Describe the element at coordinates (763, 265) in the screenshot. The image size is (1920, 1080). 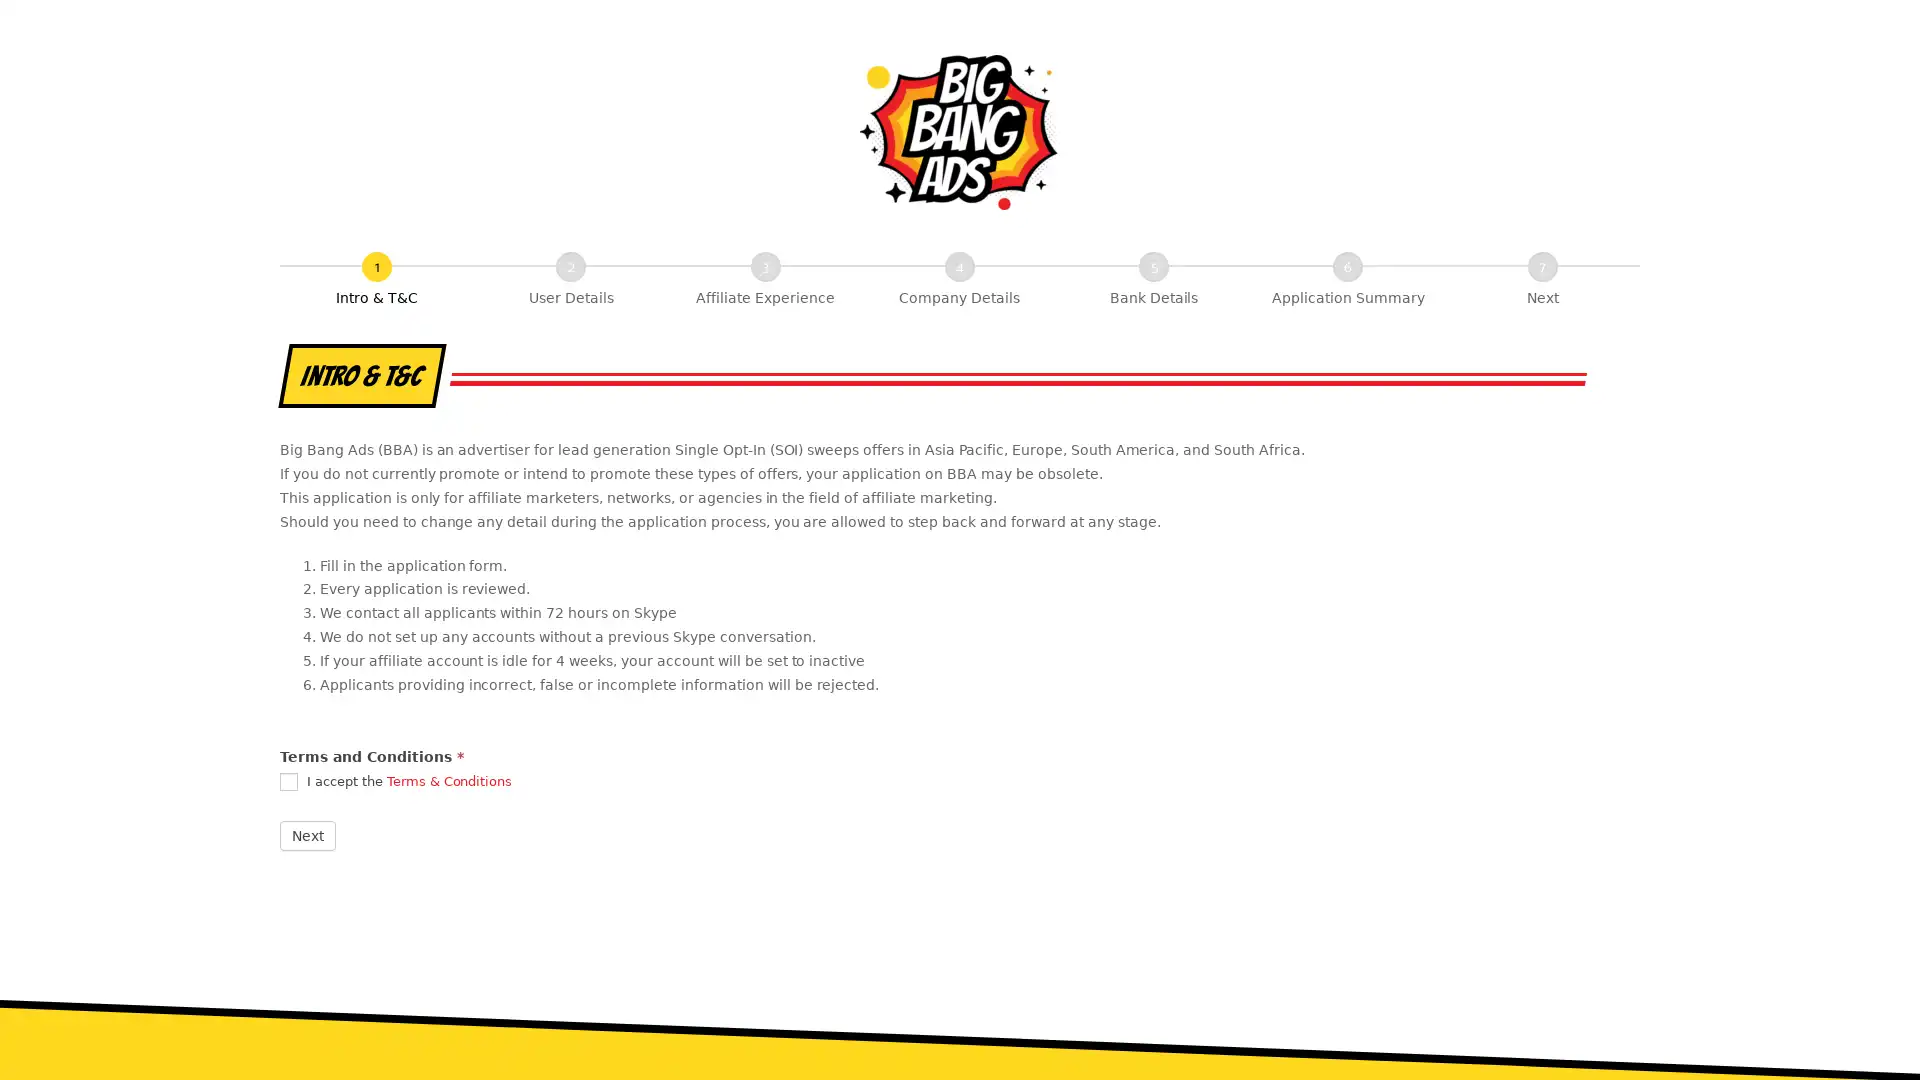
I see `Affiliate Experience` at that location.